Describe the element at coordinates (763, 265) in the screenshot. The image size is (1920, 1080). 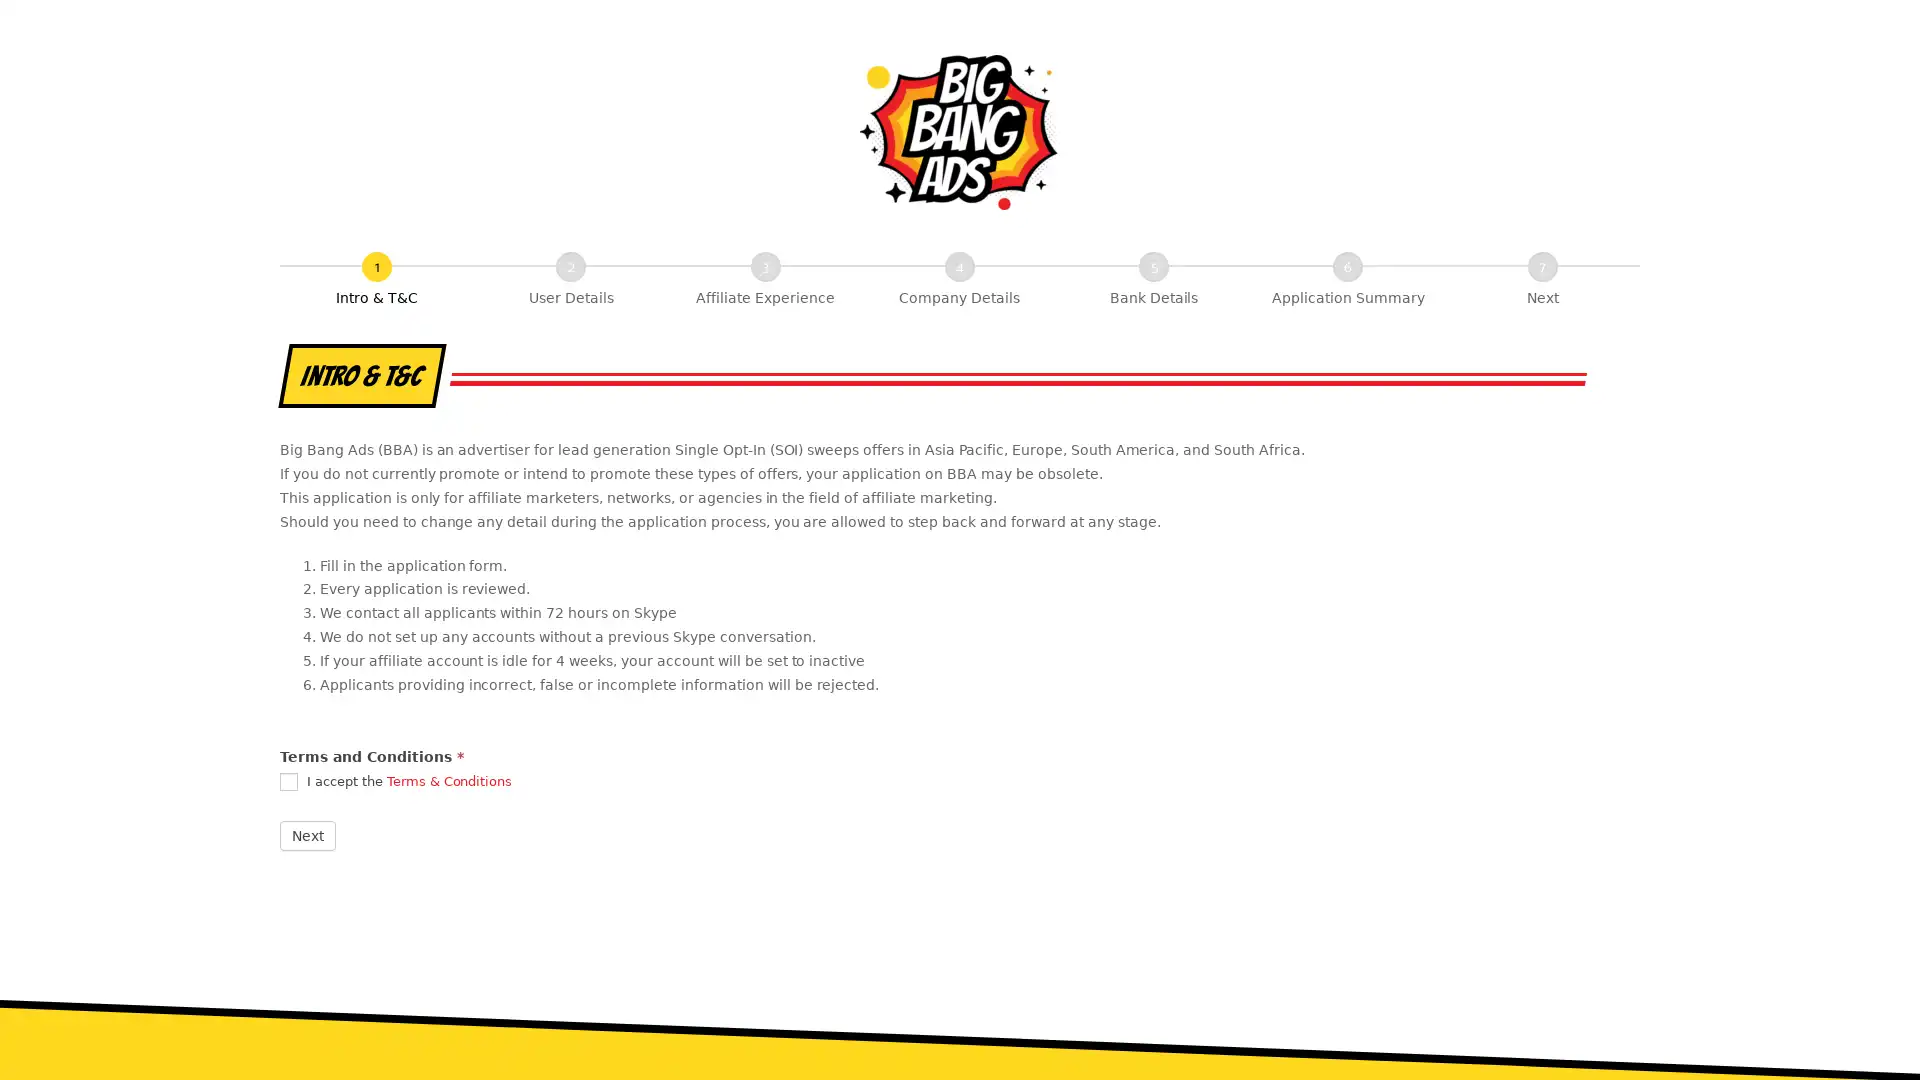
I see `Affiliate Experience` at that location.